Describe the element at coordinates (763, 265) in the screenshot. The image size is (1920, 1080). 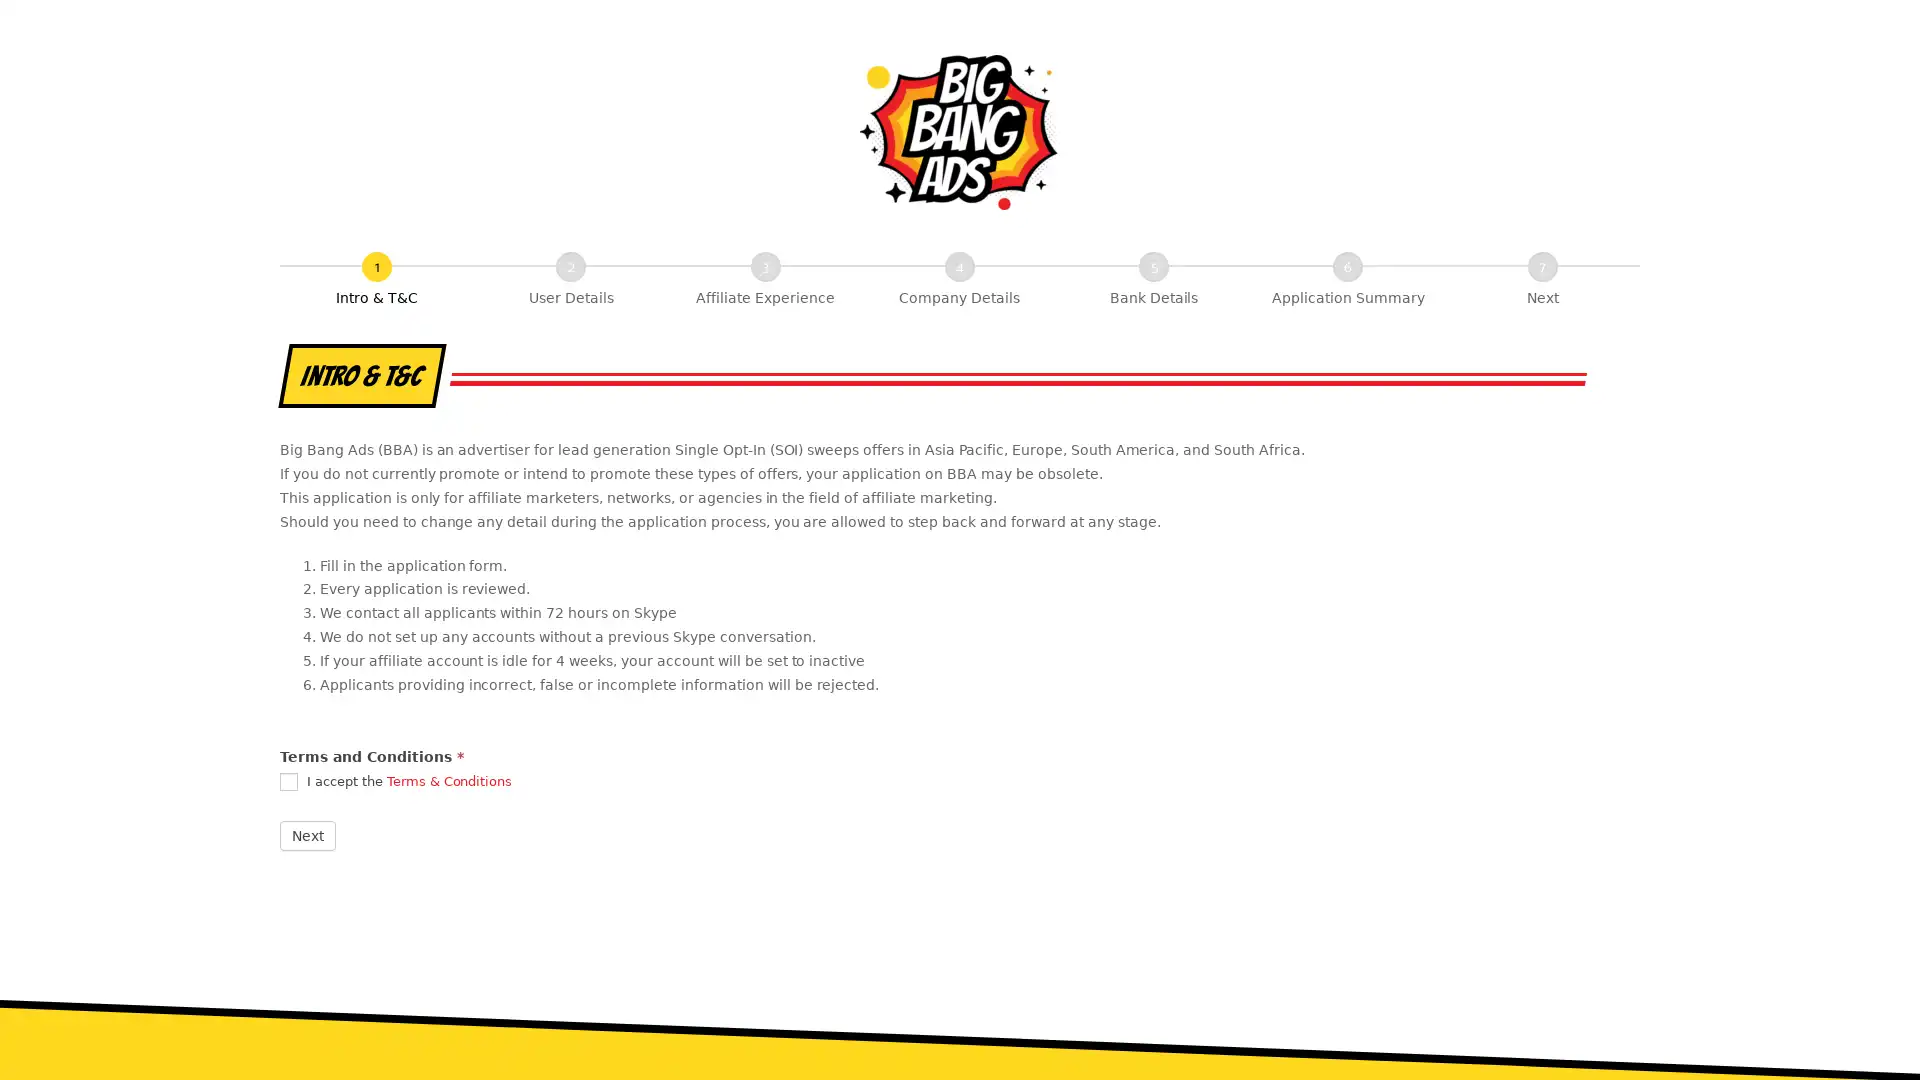
I see `Affiliate Experience` at that location.